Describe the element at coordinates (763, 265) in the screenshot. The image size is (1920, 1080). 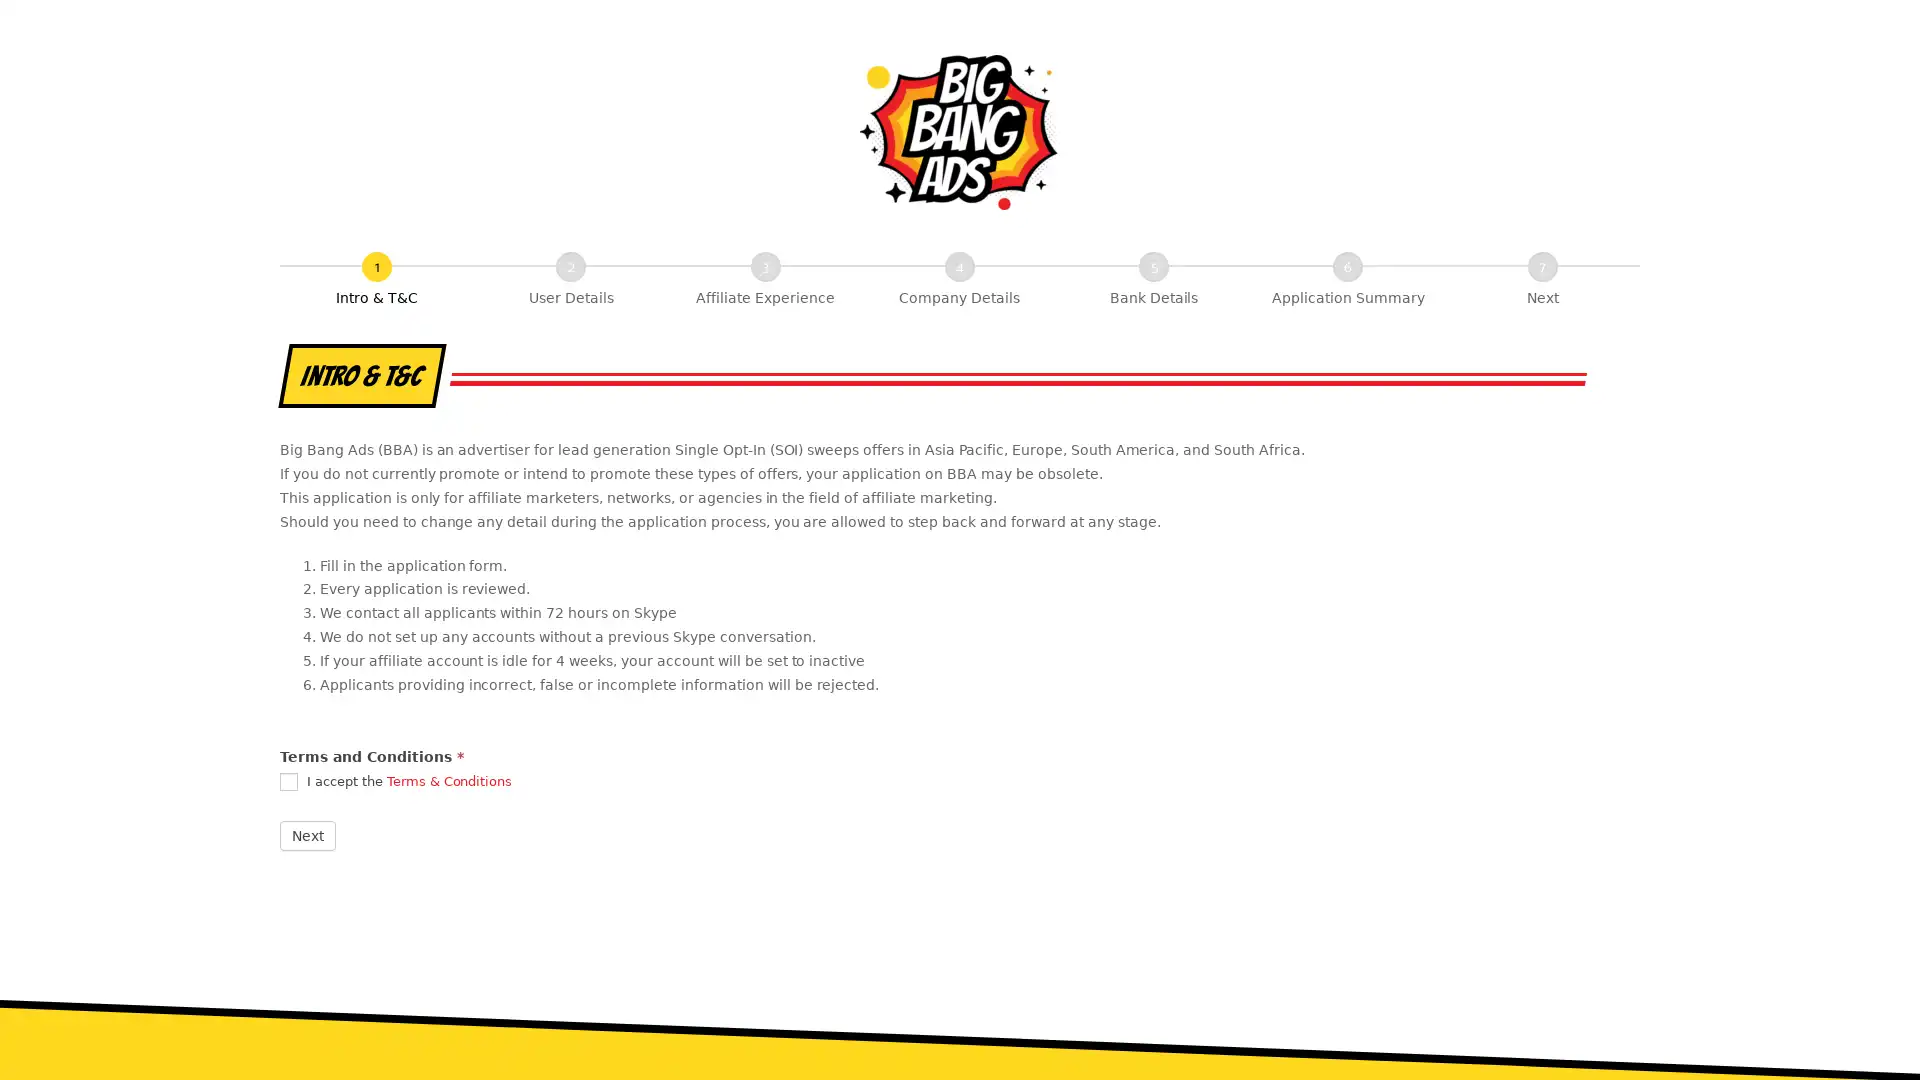
I see `Affiliate Experience` at that location.